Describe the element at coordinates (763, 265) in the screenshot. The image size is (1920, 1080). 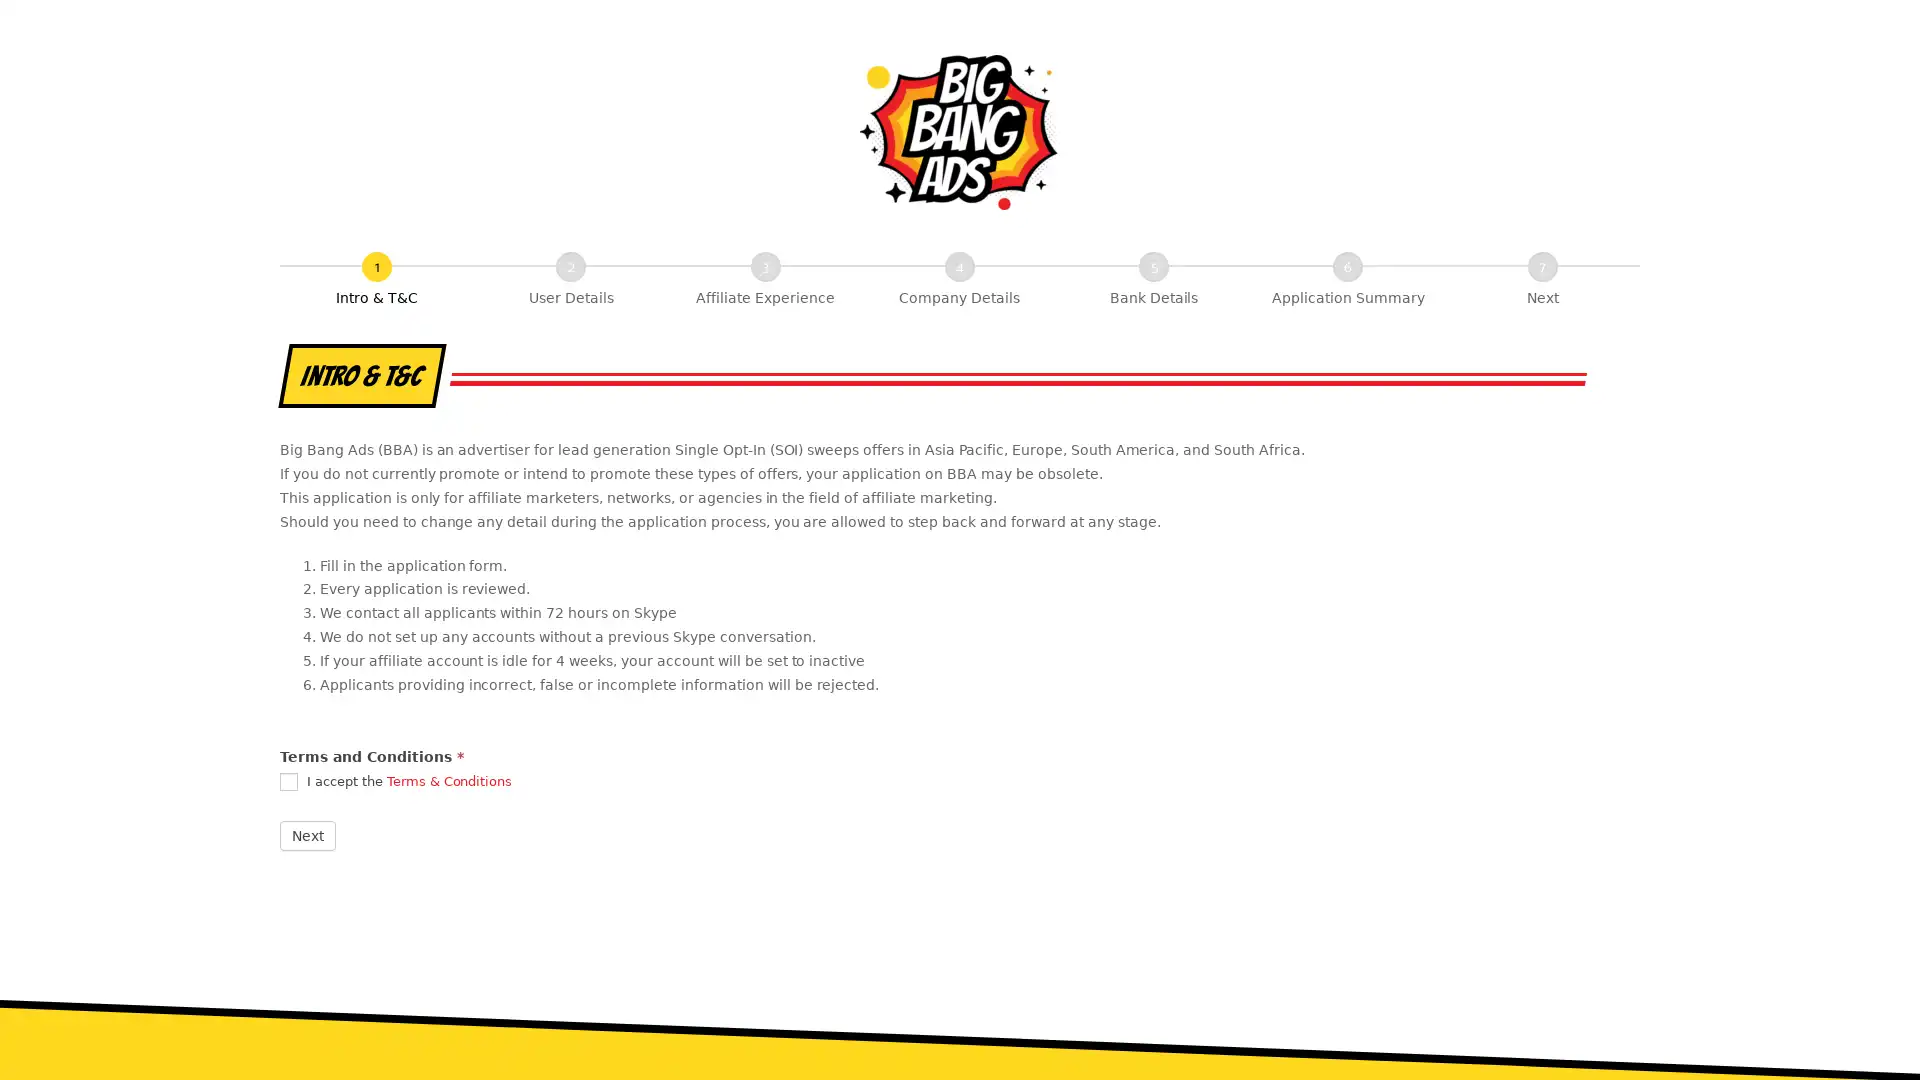
I see `Affiliate Experience` at that location.